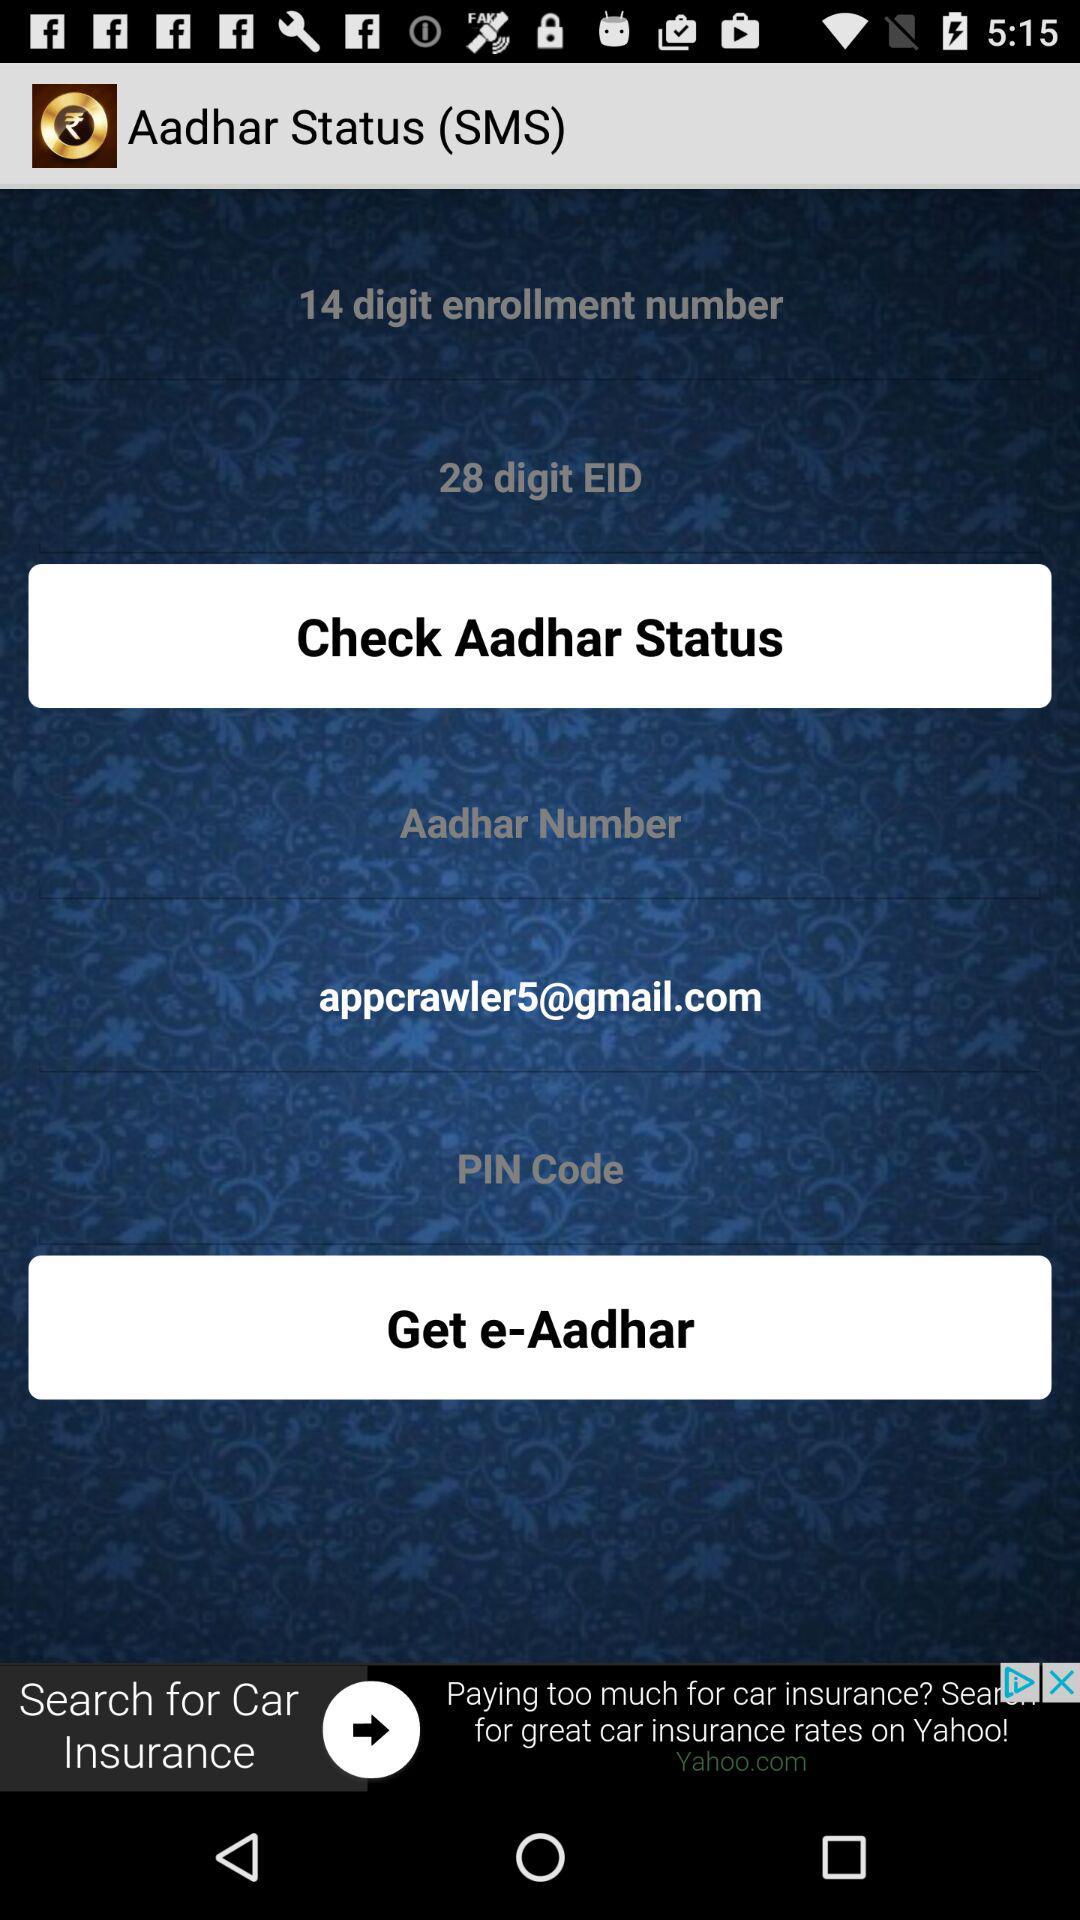 This screenshot has width=1080, height=1920. What do you see at coordinates (540, 303) in the screenshot?
I see `14 digit enrollment number icon` at bounding box center [540, 303].